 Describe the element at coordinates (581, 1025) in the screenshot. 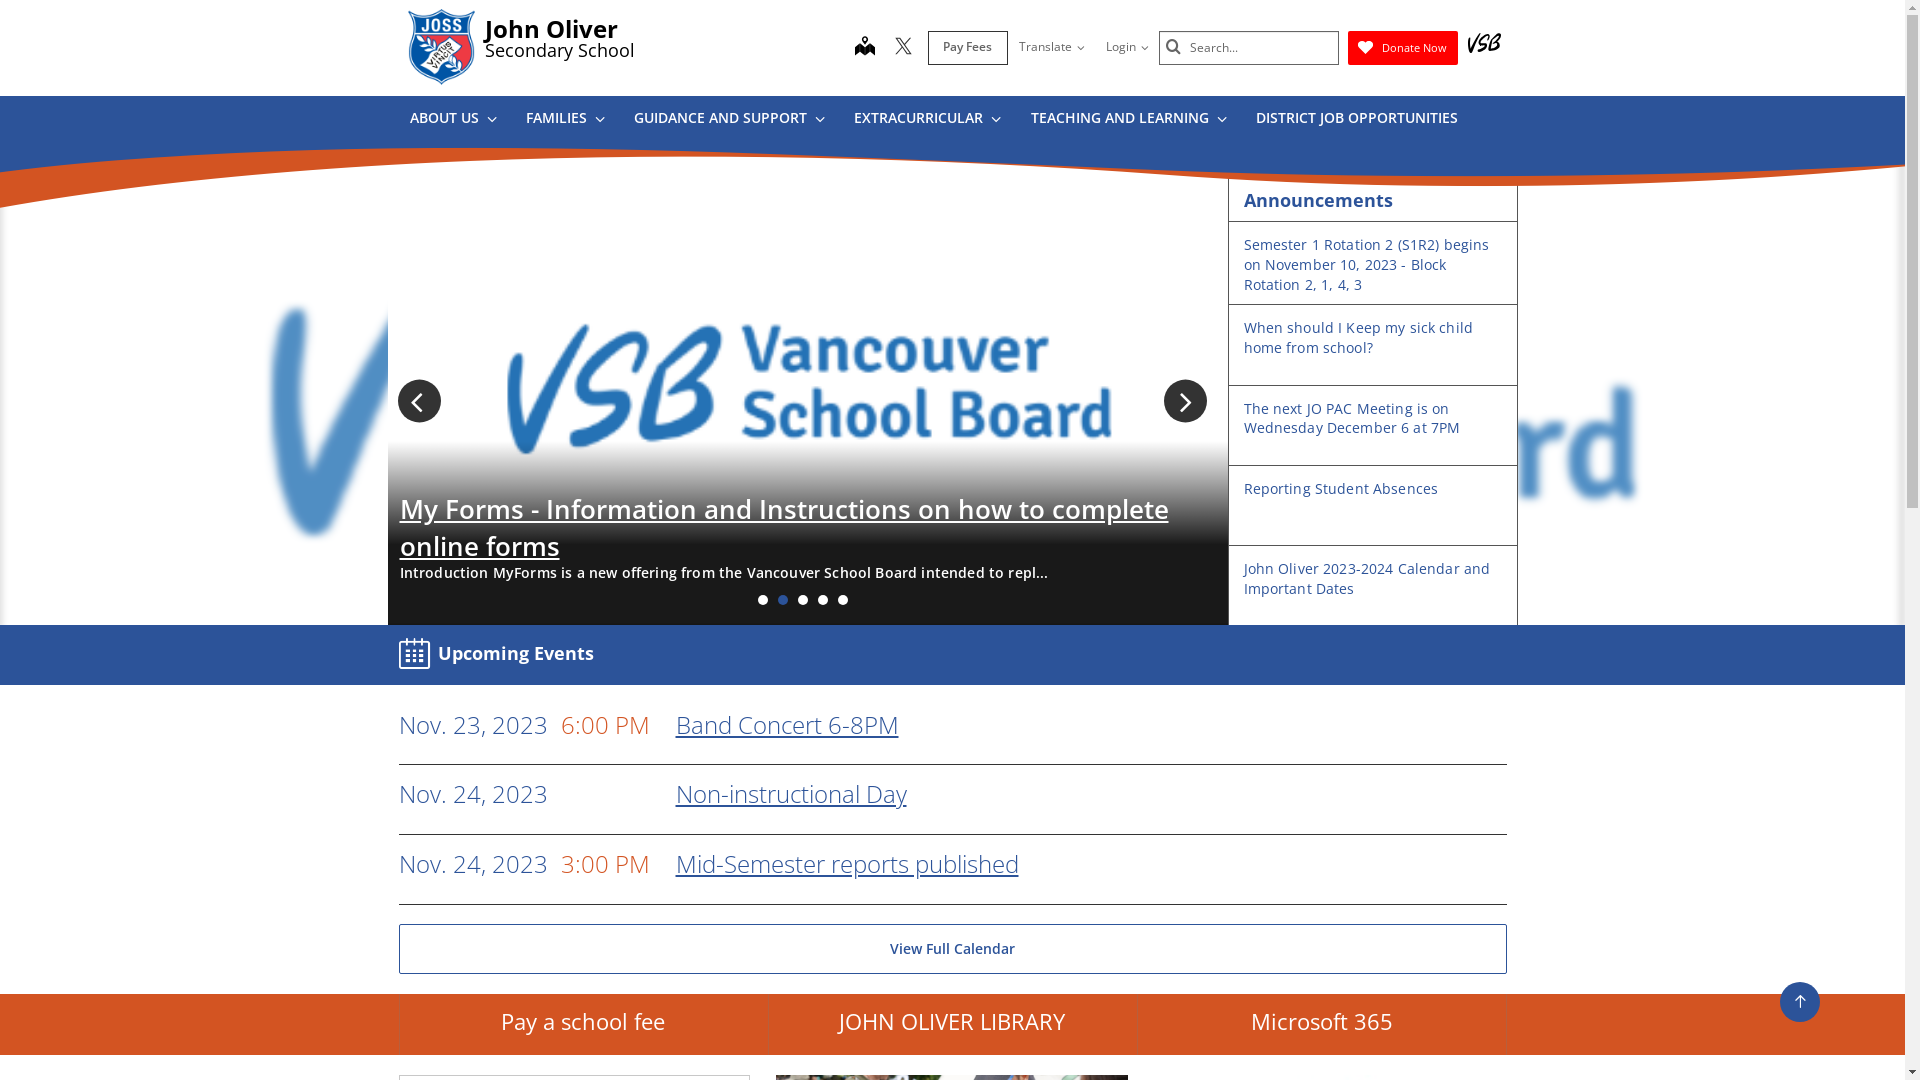

I see `'Pay a school fee'` at that location.